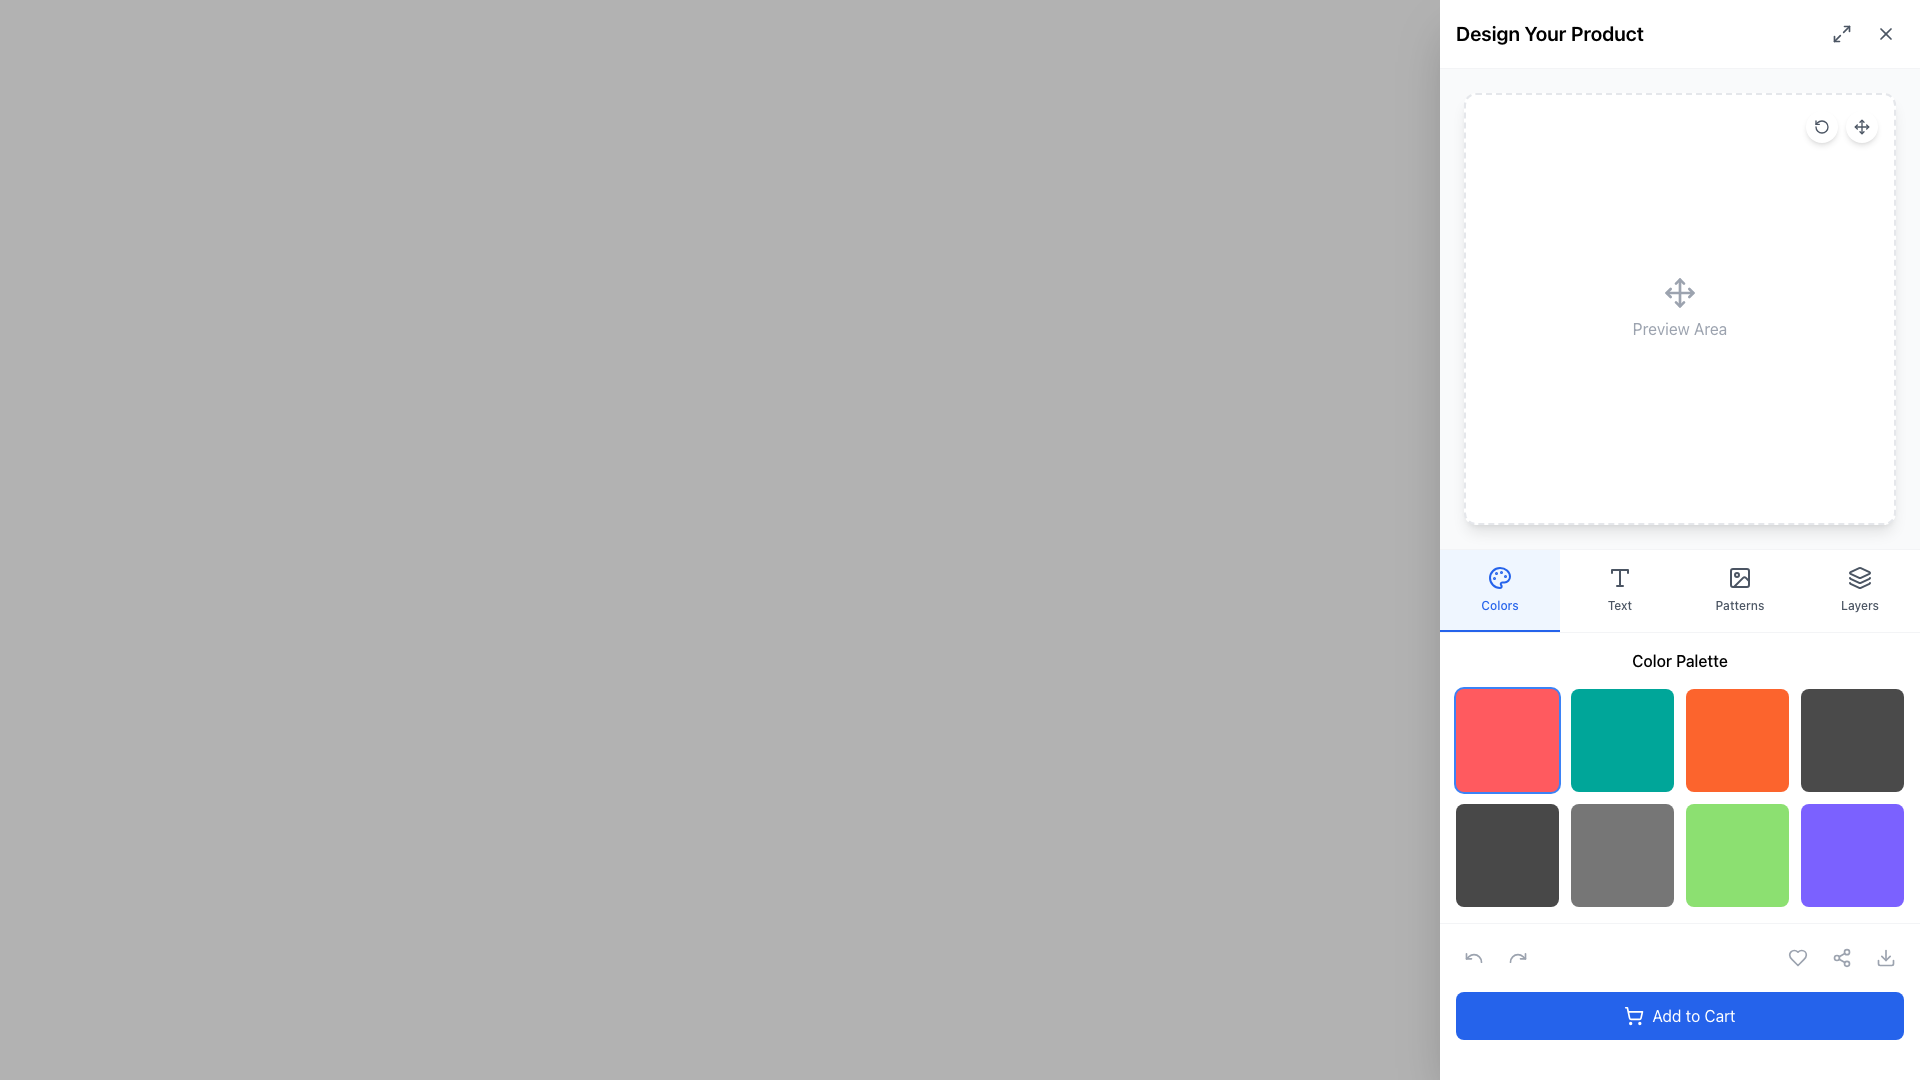  Describe the element at coordinates (1885, 956) in the screenshot. I see `the download icon button located in the bottom-right corner of the interface to initiate a download` at that location.